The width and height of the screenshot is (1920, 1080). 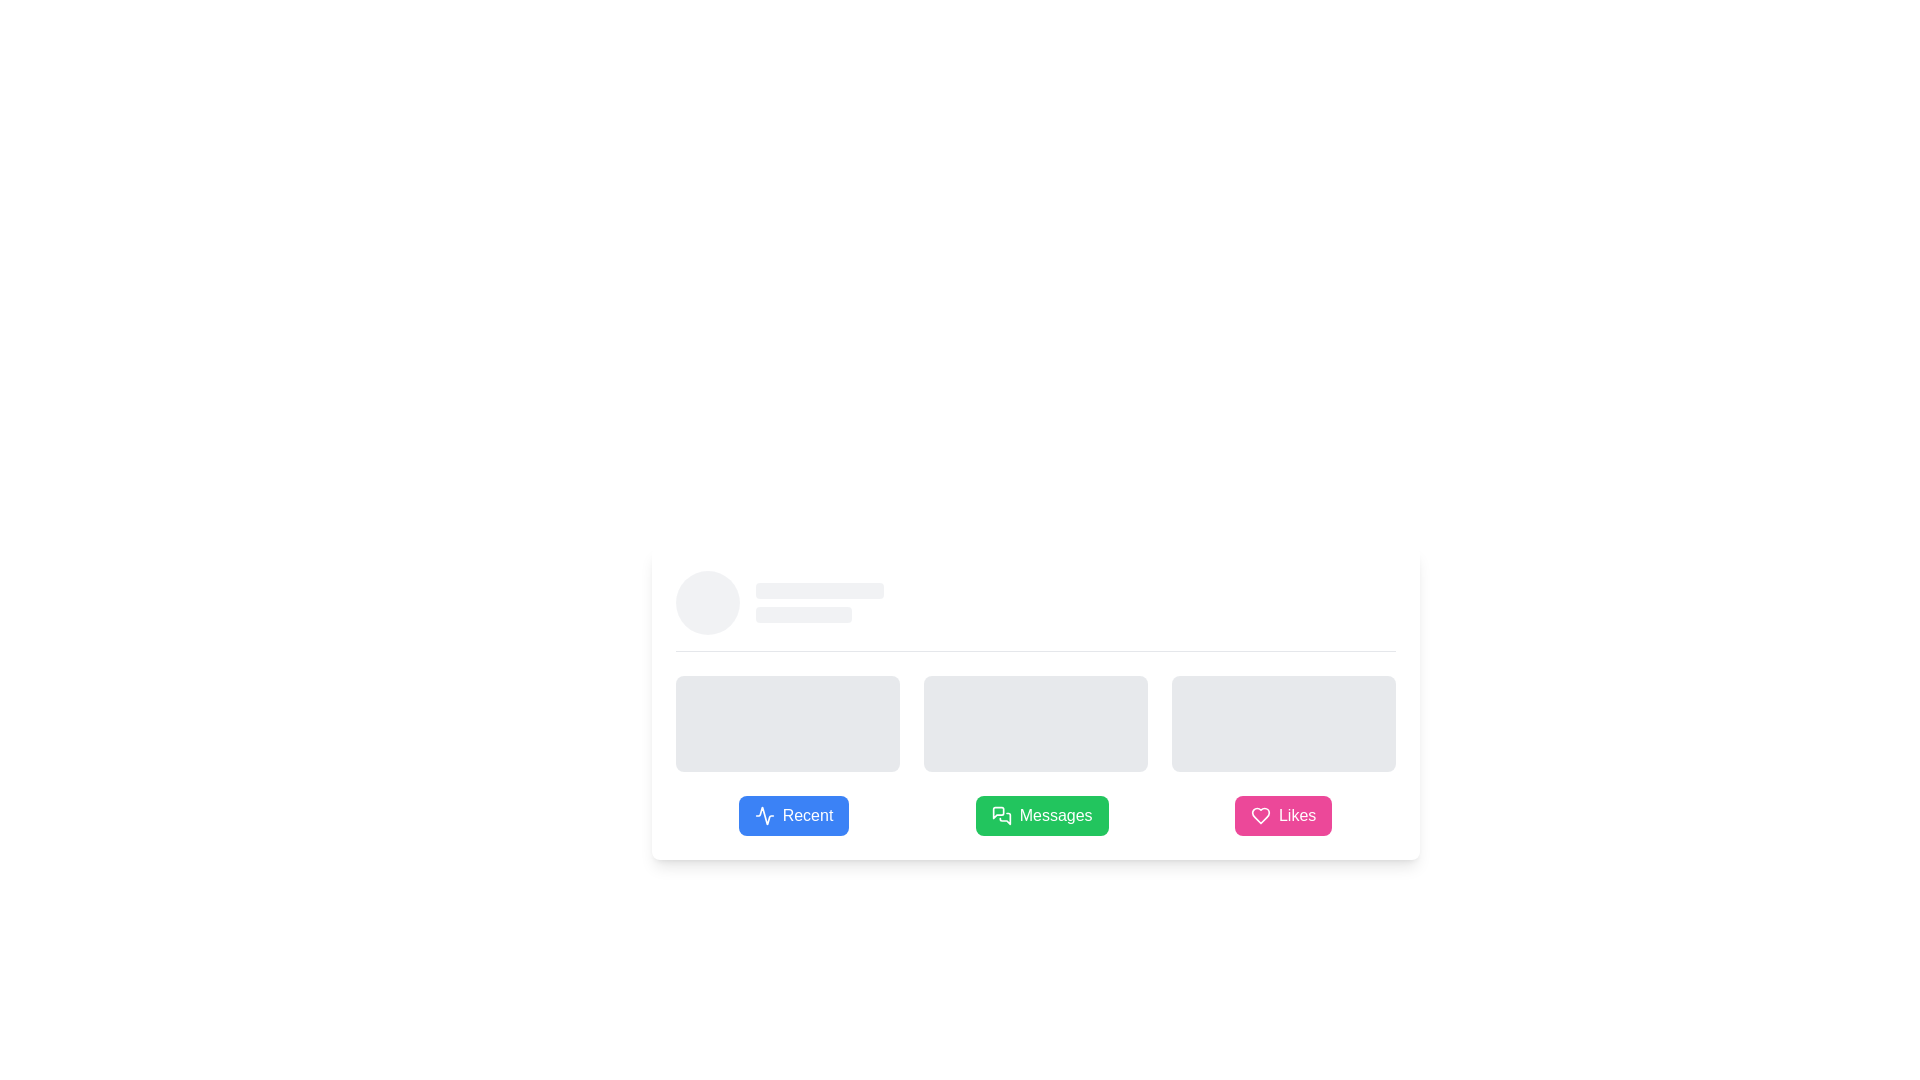 What do you see at coordinates (1283, 724) in the screenshot?
I see `the rightmost placeholder in the bottom row of three similar skeleton loaders, indicating a loading or pending state` at bounding box center [1283, 724].